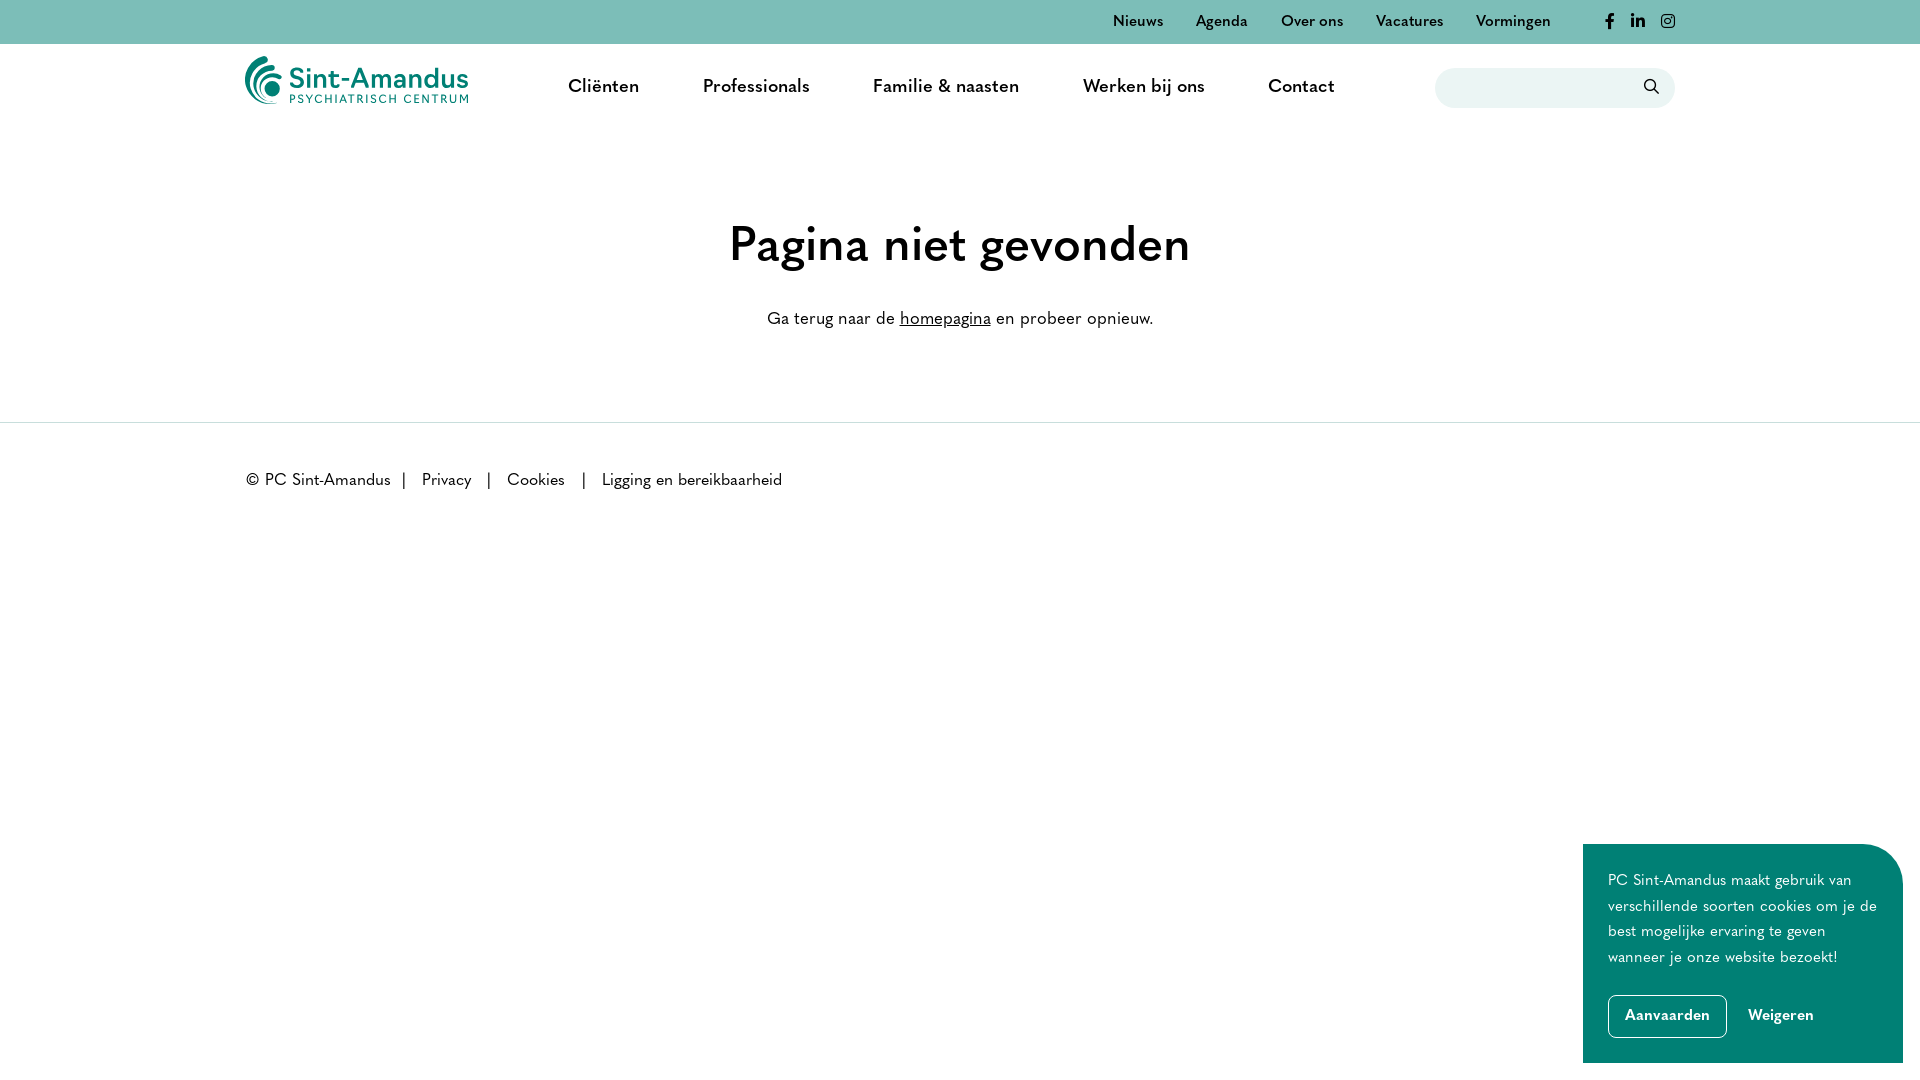 Image resolution: width=1920 pixels, height=1080 pixels. Describe the element at coordinates (1143, 87) in the screenshot. I see `'Werken bij ons'` at that location.